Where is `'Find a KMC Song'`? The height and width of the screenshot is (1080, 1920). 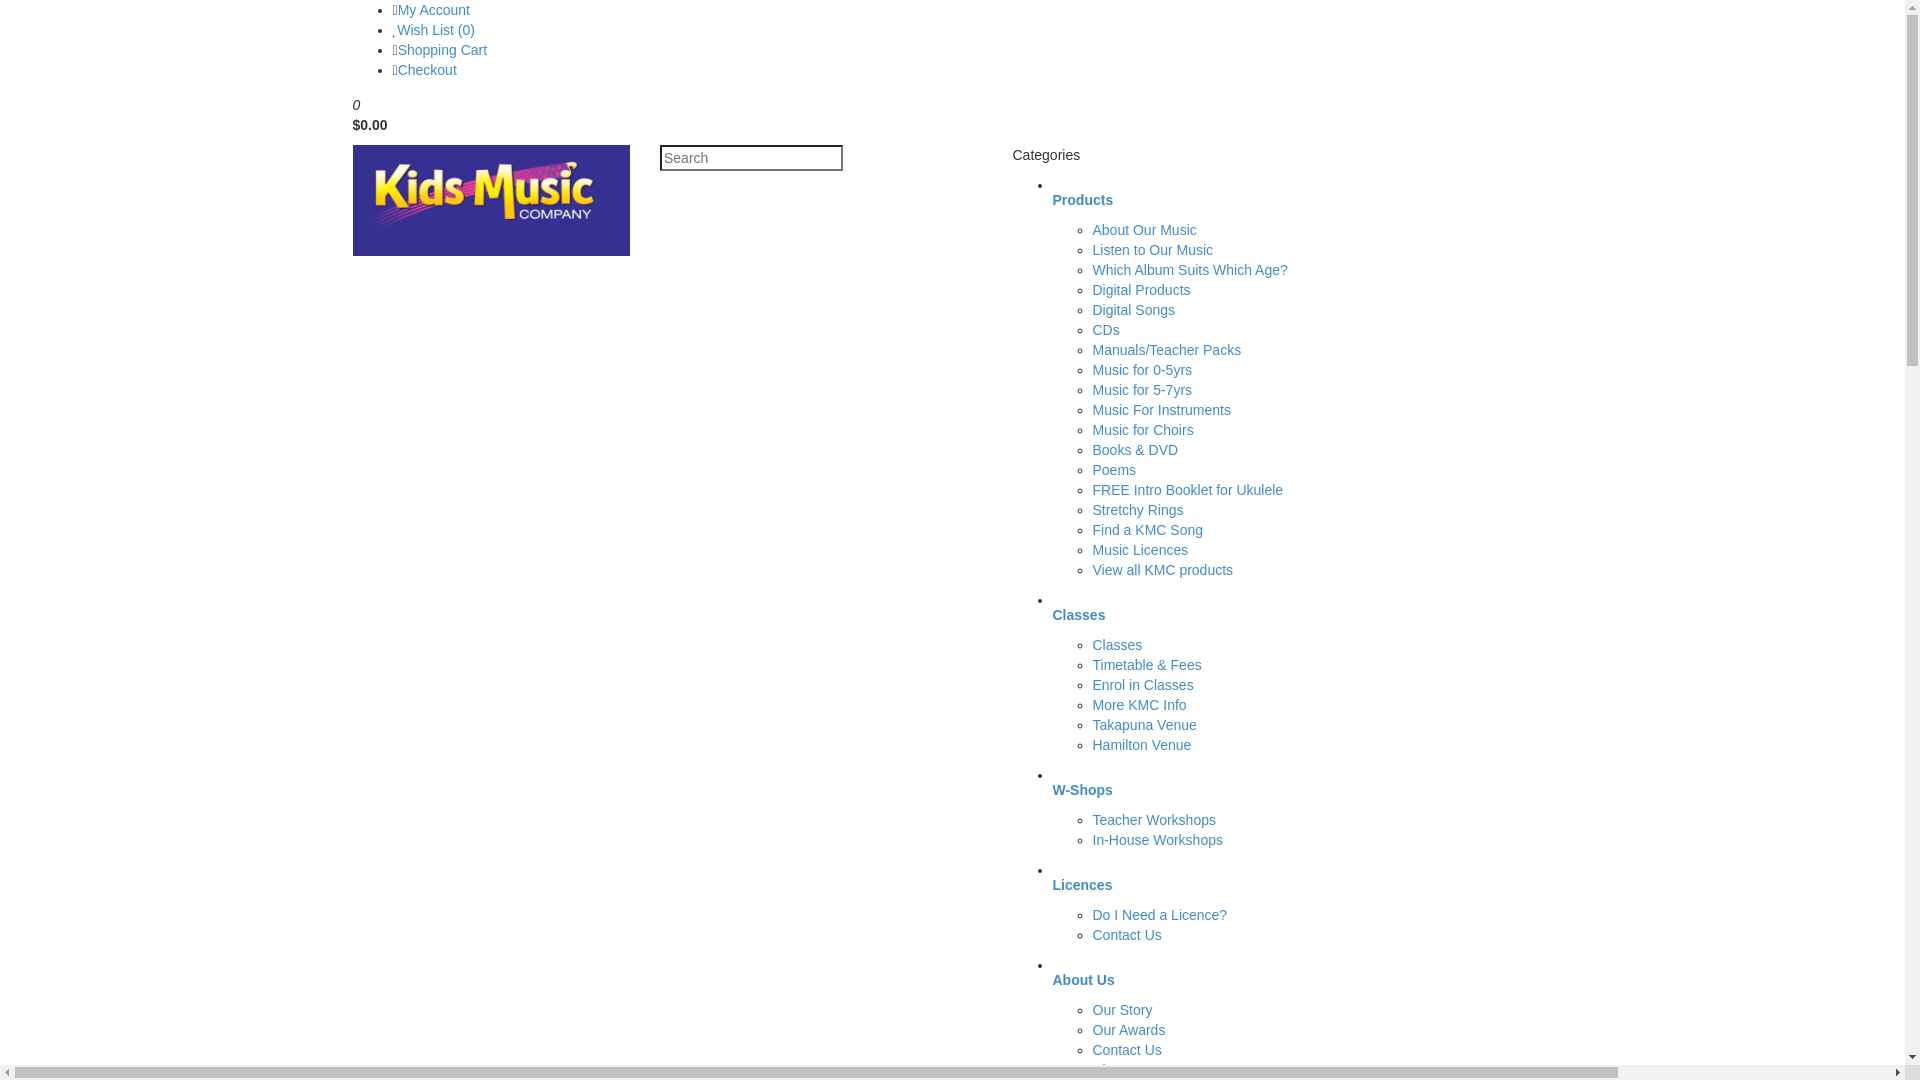 'Find a KMC Song' is located at coordinates (1147, 528).